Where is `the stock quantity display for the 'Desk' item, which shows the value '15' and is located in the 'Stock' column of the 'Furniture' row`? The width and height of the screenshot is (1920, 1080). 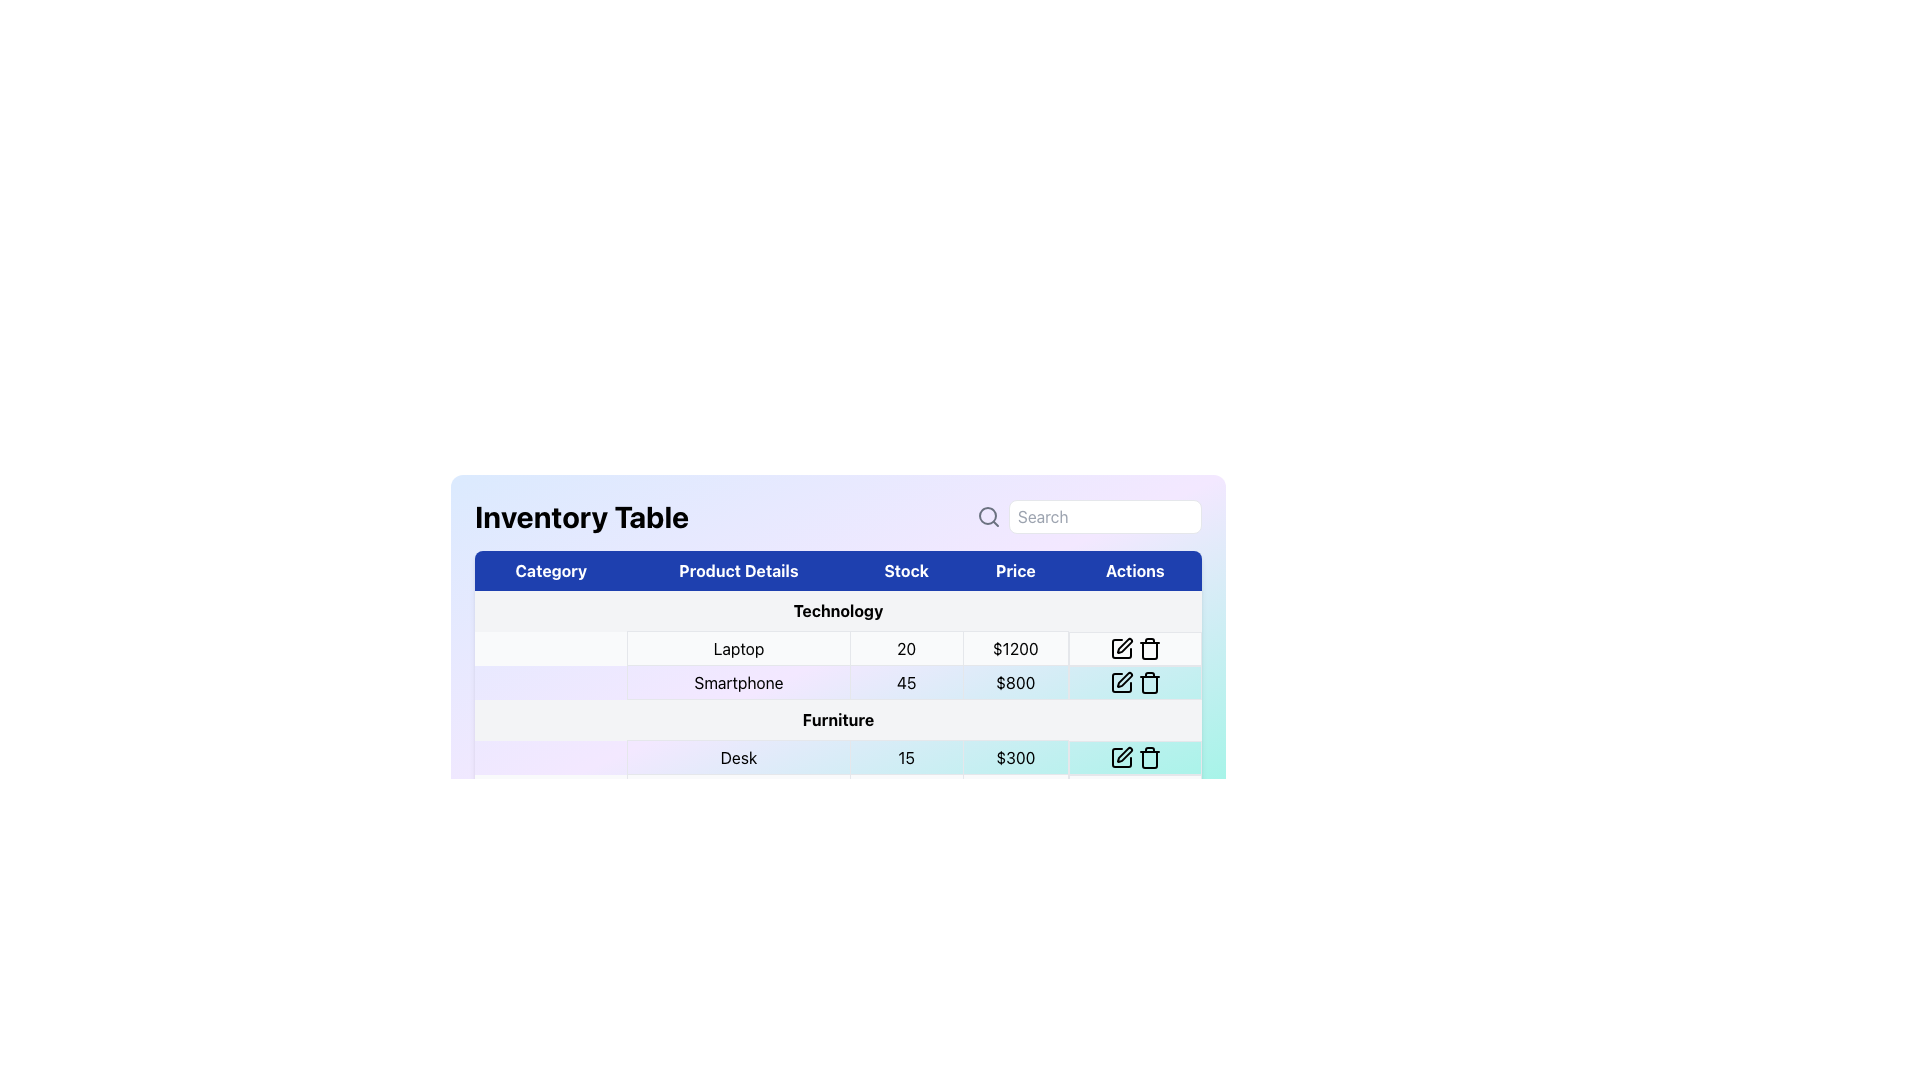
the stock quantity display for the 'Desk' item, which shows the value '15' and is located in the 'Stock' column of the 'Furniture' row is located at coordinates (905, 757).